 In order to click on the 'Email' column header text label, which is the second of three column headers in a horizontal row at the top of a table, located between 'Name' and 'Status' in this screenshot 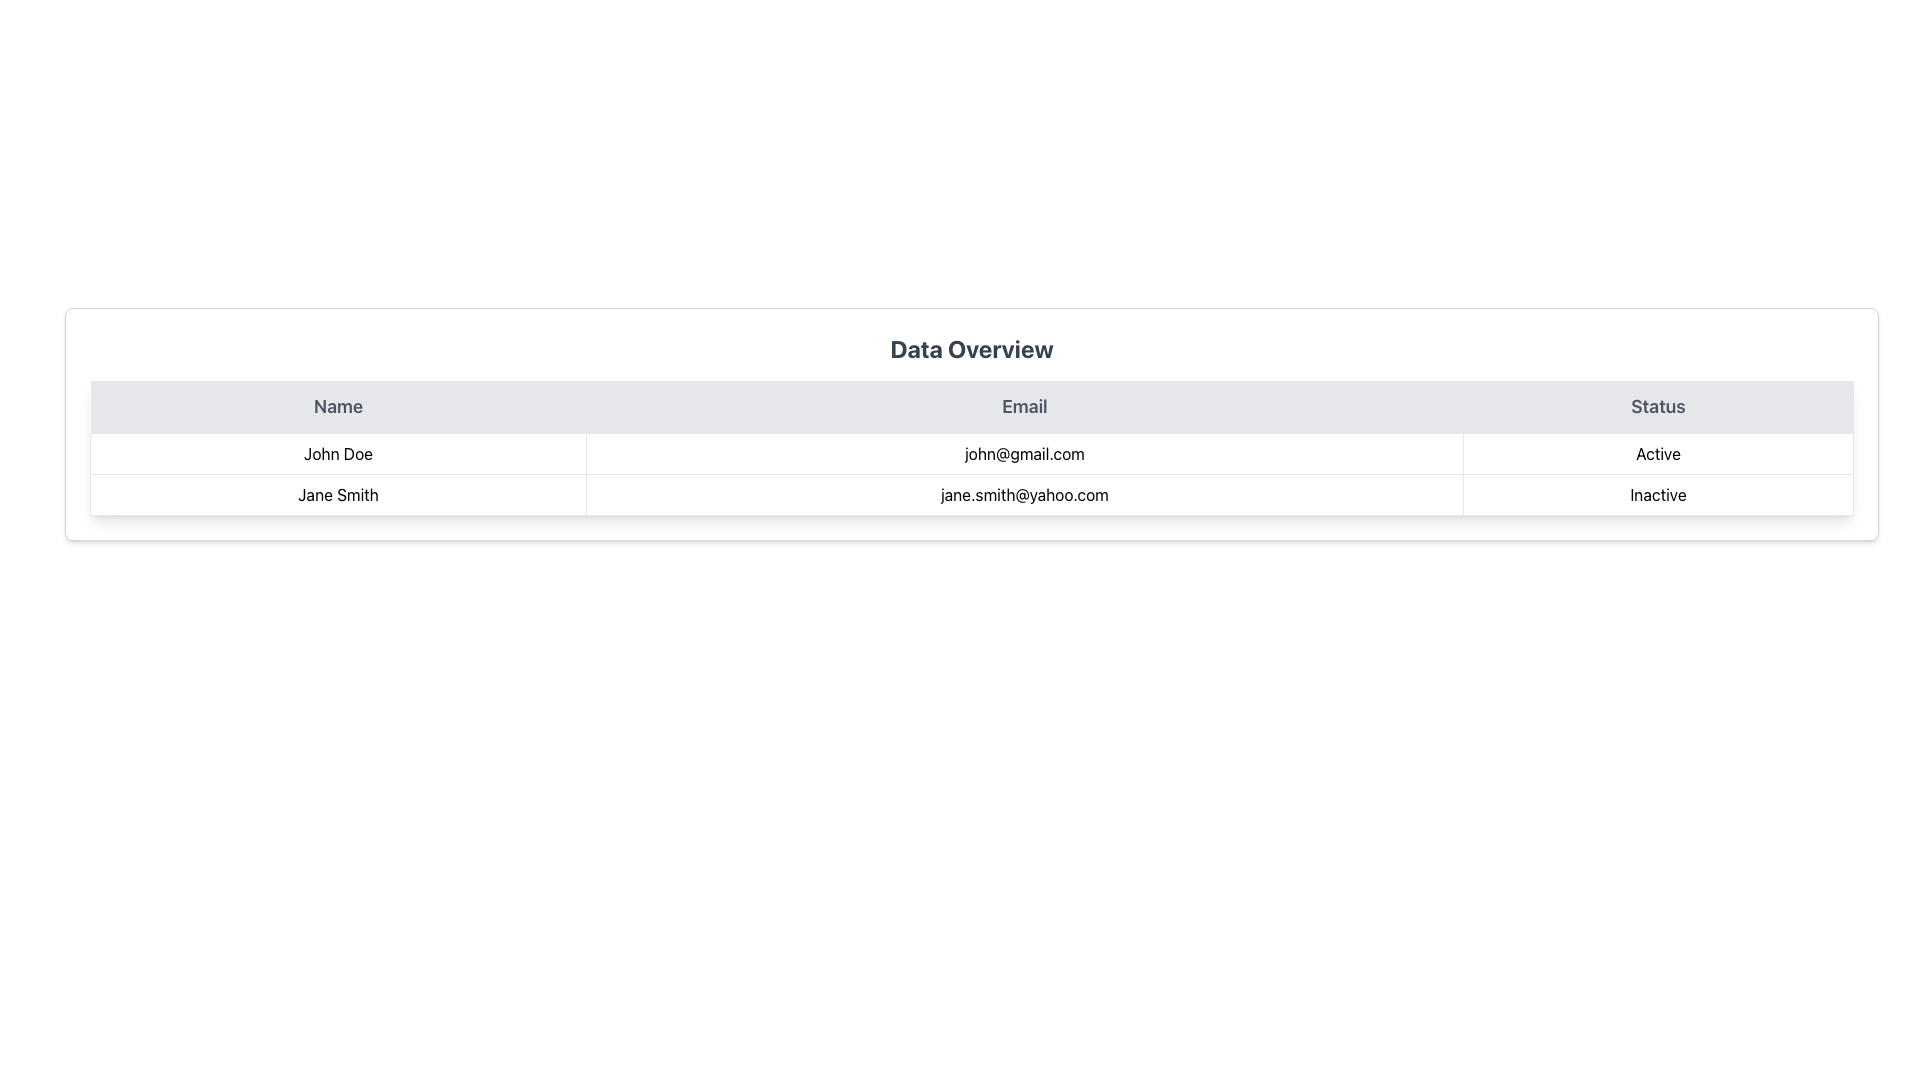, I will do `click(1024, 406)`.